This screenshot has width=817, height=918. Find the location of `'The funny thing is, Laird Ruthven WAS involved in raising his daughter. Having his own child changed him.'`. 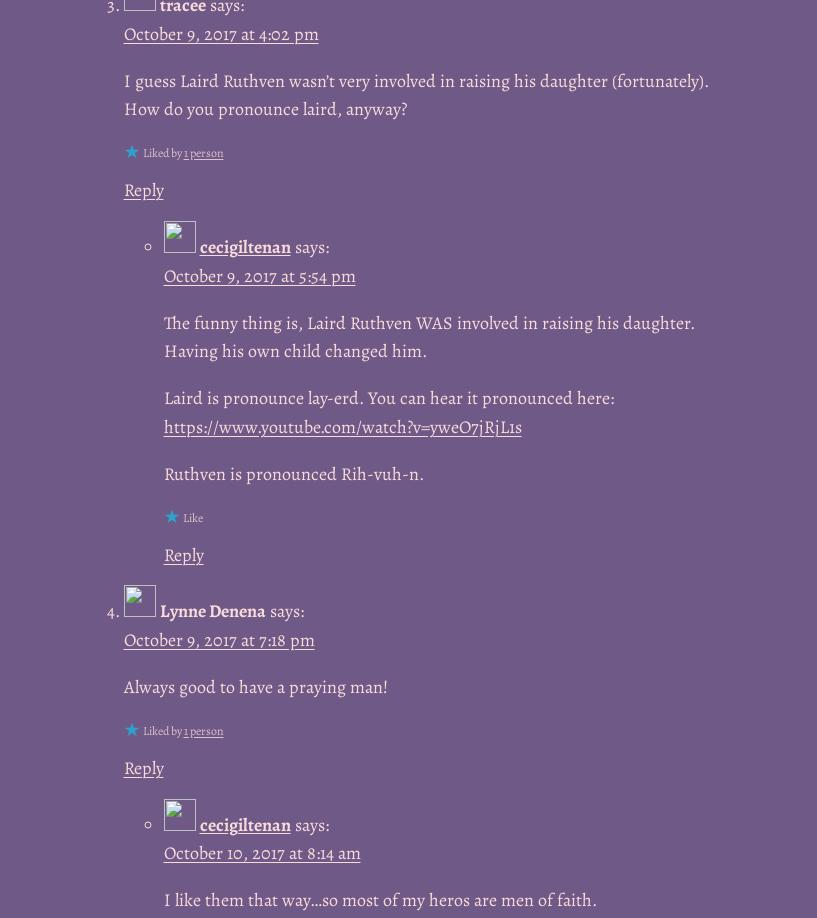

'The funny thing is, Laird Ruthven WAS involved in raising his daughter. Having his own child changed him.' is located at coordinates (428, 336).